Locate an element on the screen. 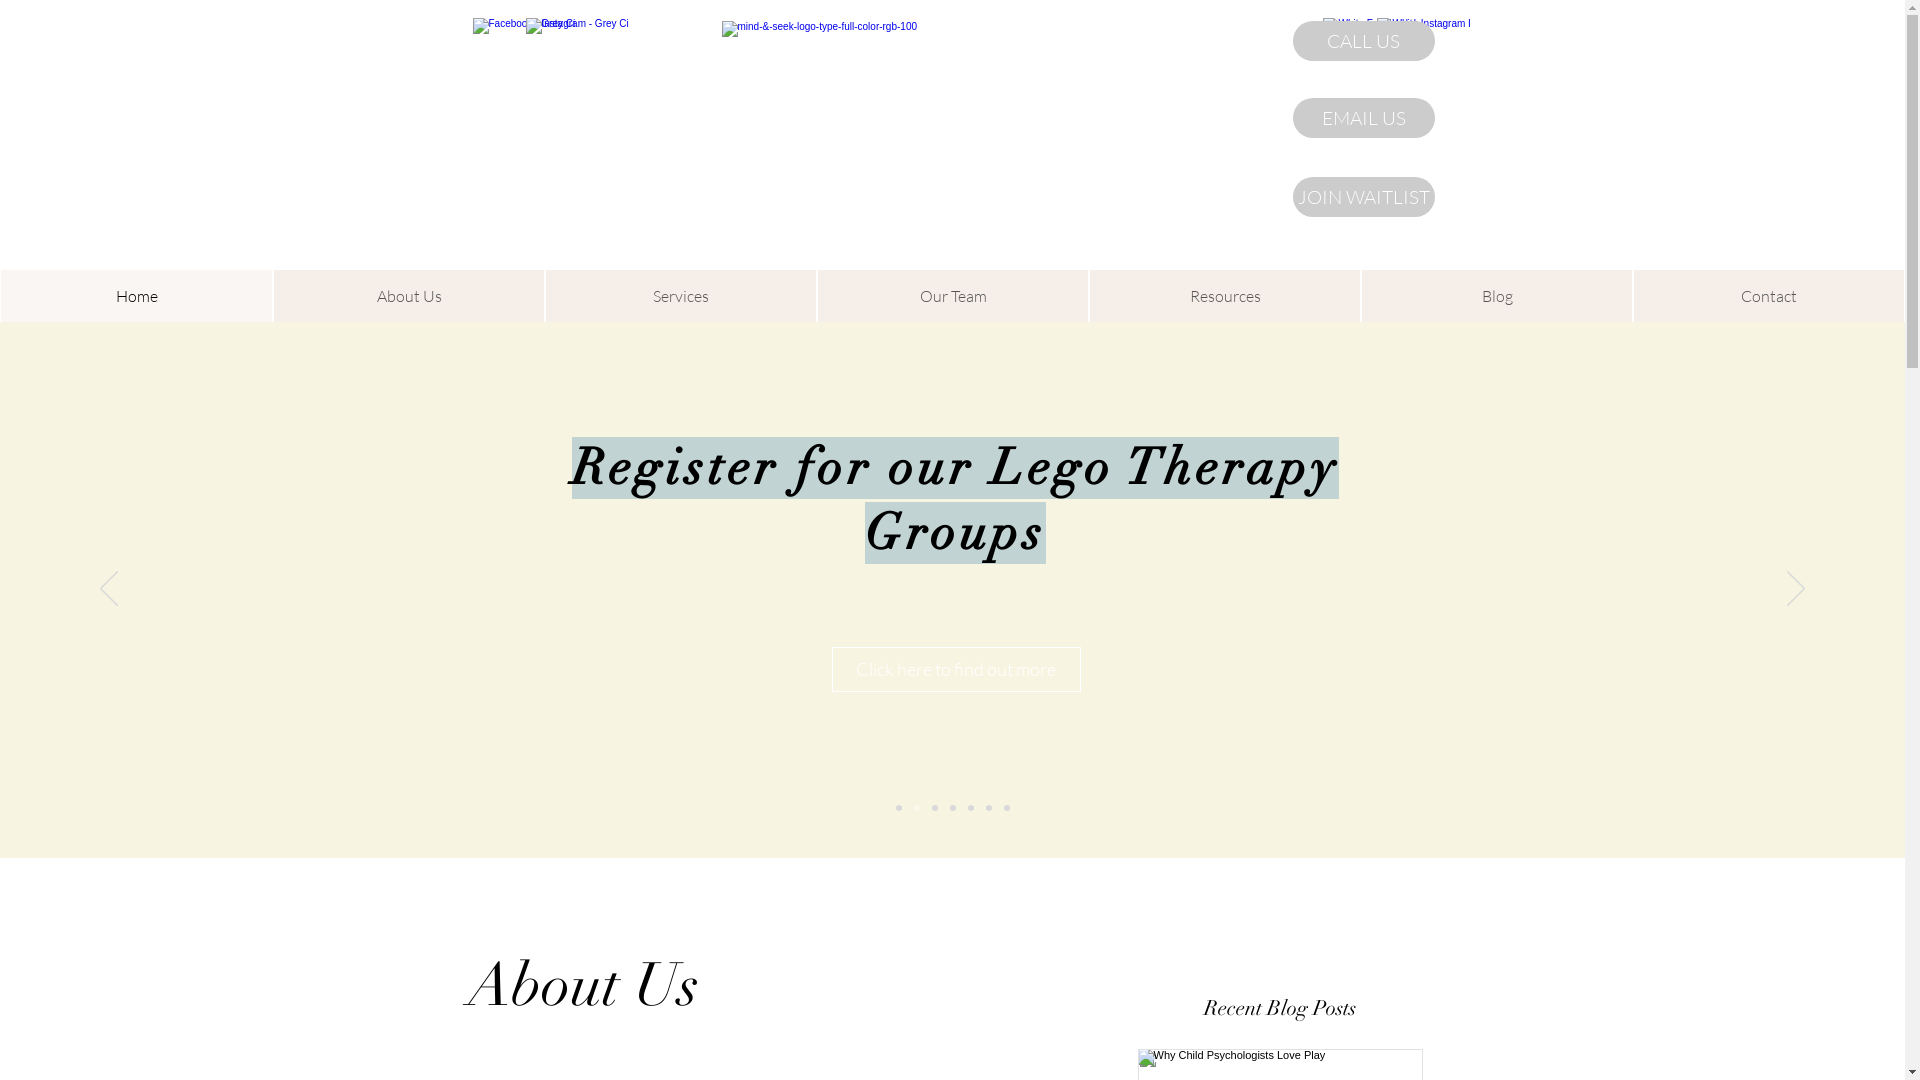 Image resolution: width=1920 pixels, height=1080 pixels. 'Our Team' is located at coordinates (952, 296).